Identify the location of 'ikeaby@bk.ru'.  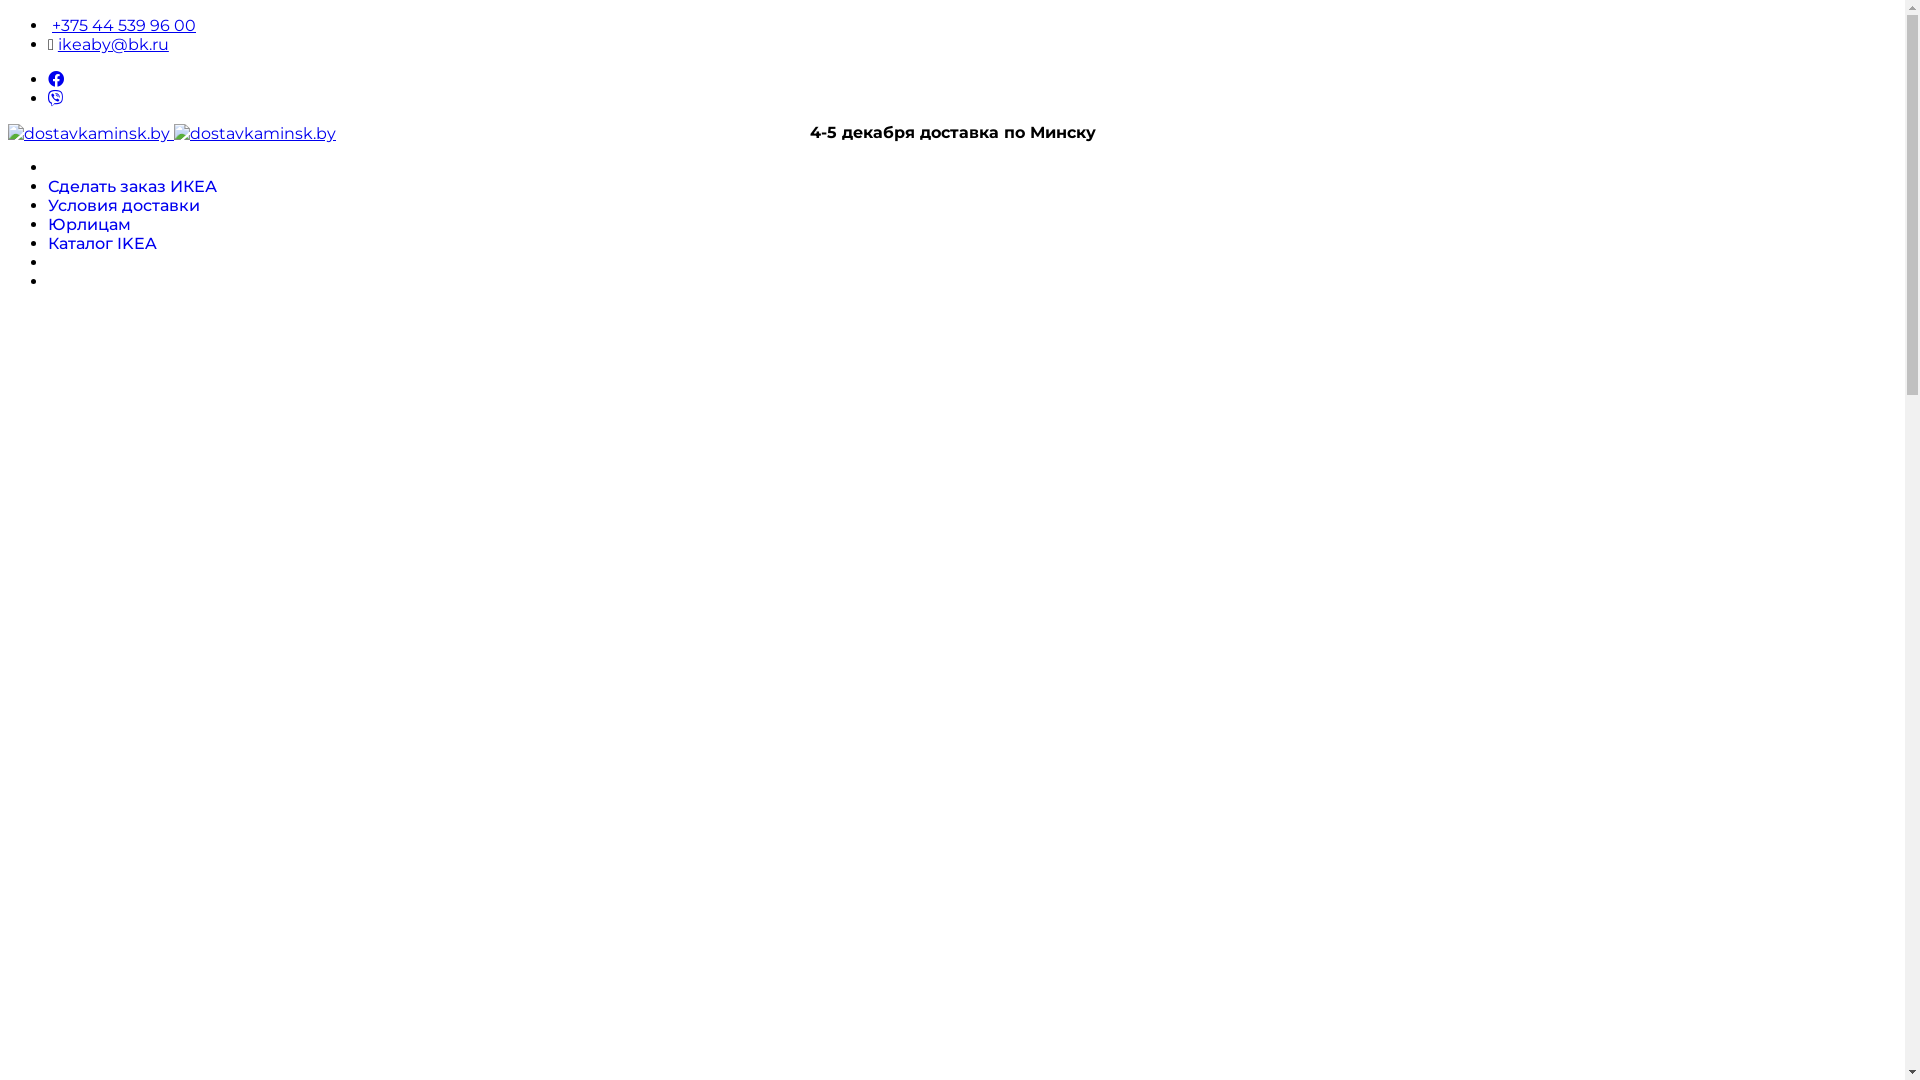
(57, 44).